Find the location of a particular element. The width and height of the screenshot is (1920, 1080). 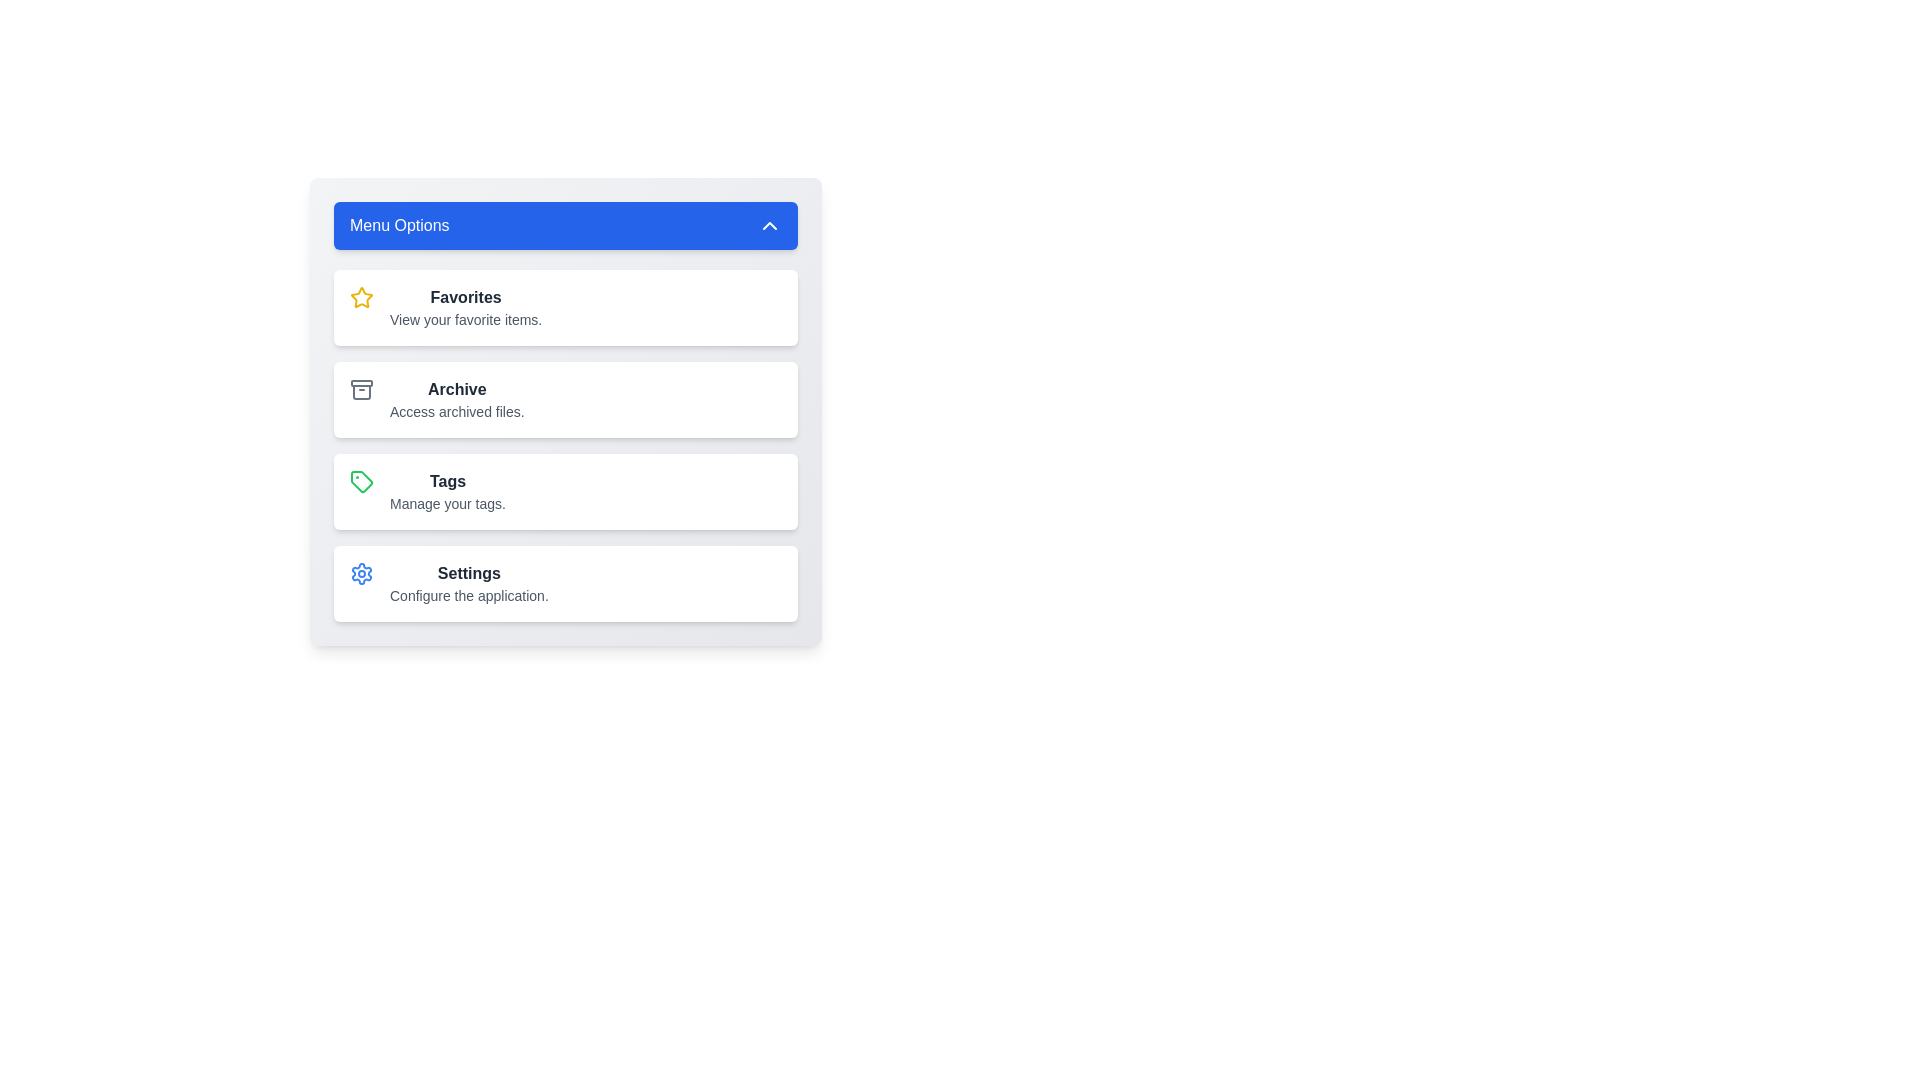

the 'Settings' menu option, which is the last item in the vertical list under the 'Menu Options' section is located at coordinates (468, 583).